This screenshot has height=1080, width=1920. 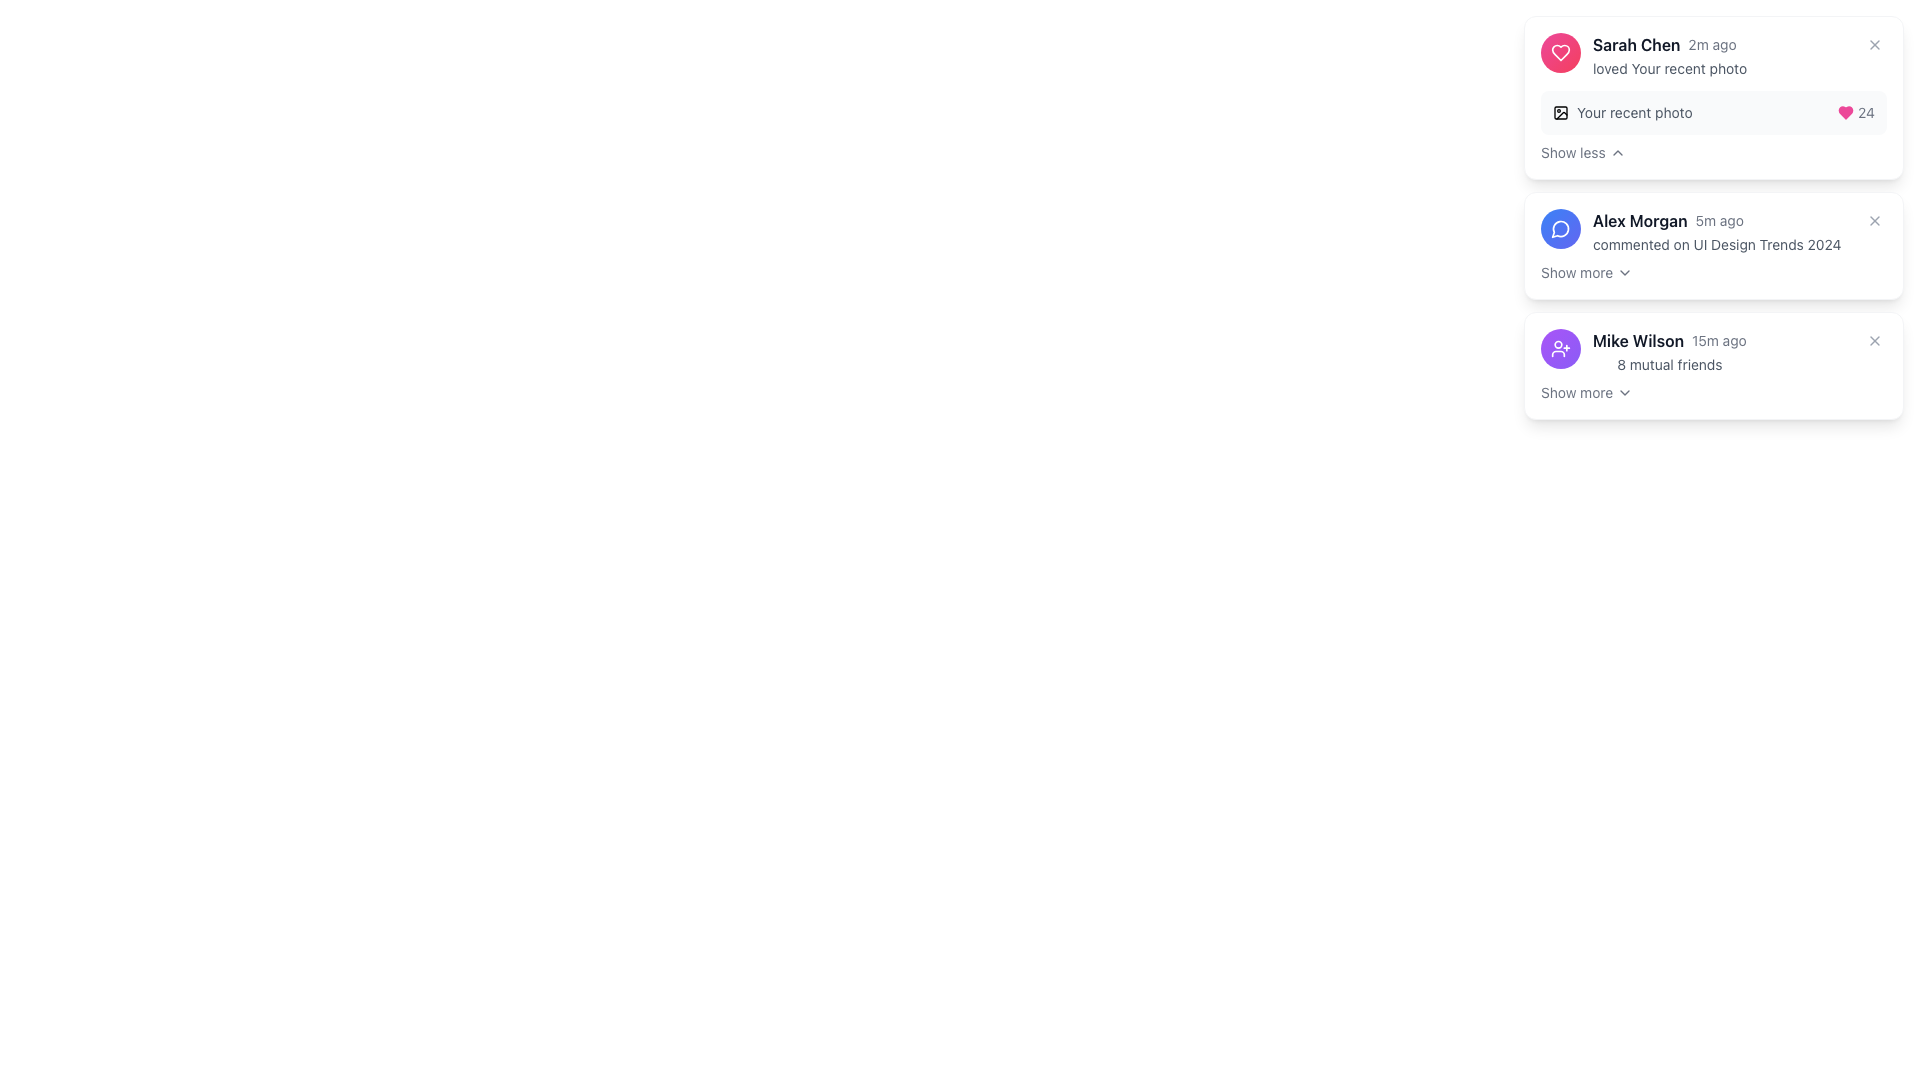 What do you see at coordinates (1712, 112) in the screenshot?
I see `the displayed information in the Inline information display located under the user 'Sarah Chen', which shows the text 'Your recent photo' and includes a heart icon with a count of '24'` at bounding box center [1712, 112].